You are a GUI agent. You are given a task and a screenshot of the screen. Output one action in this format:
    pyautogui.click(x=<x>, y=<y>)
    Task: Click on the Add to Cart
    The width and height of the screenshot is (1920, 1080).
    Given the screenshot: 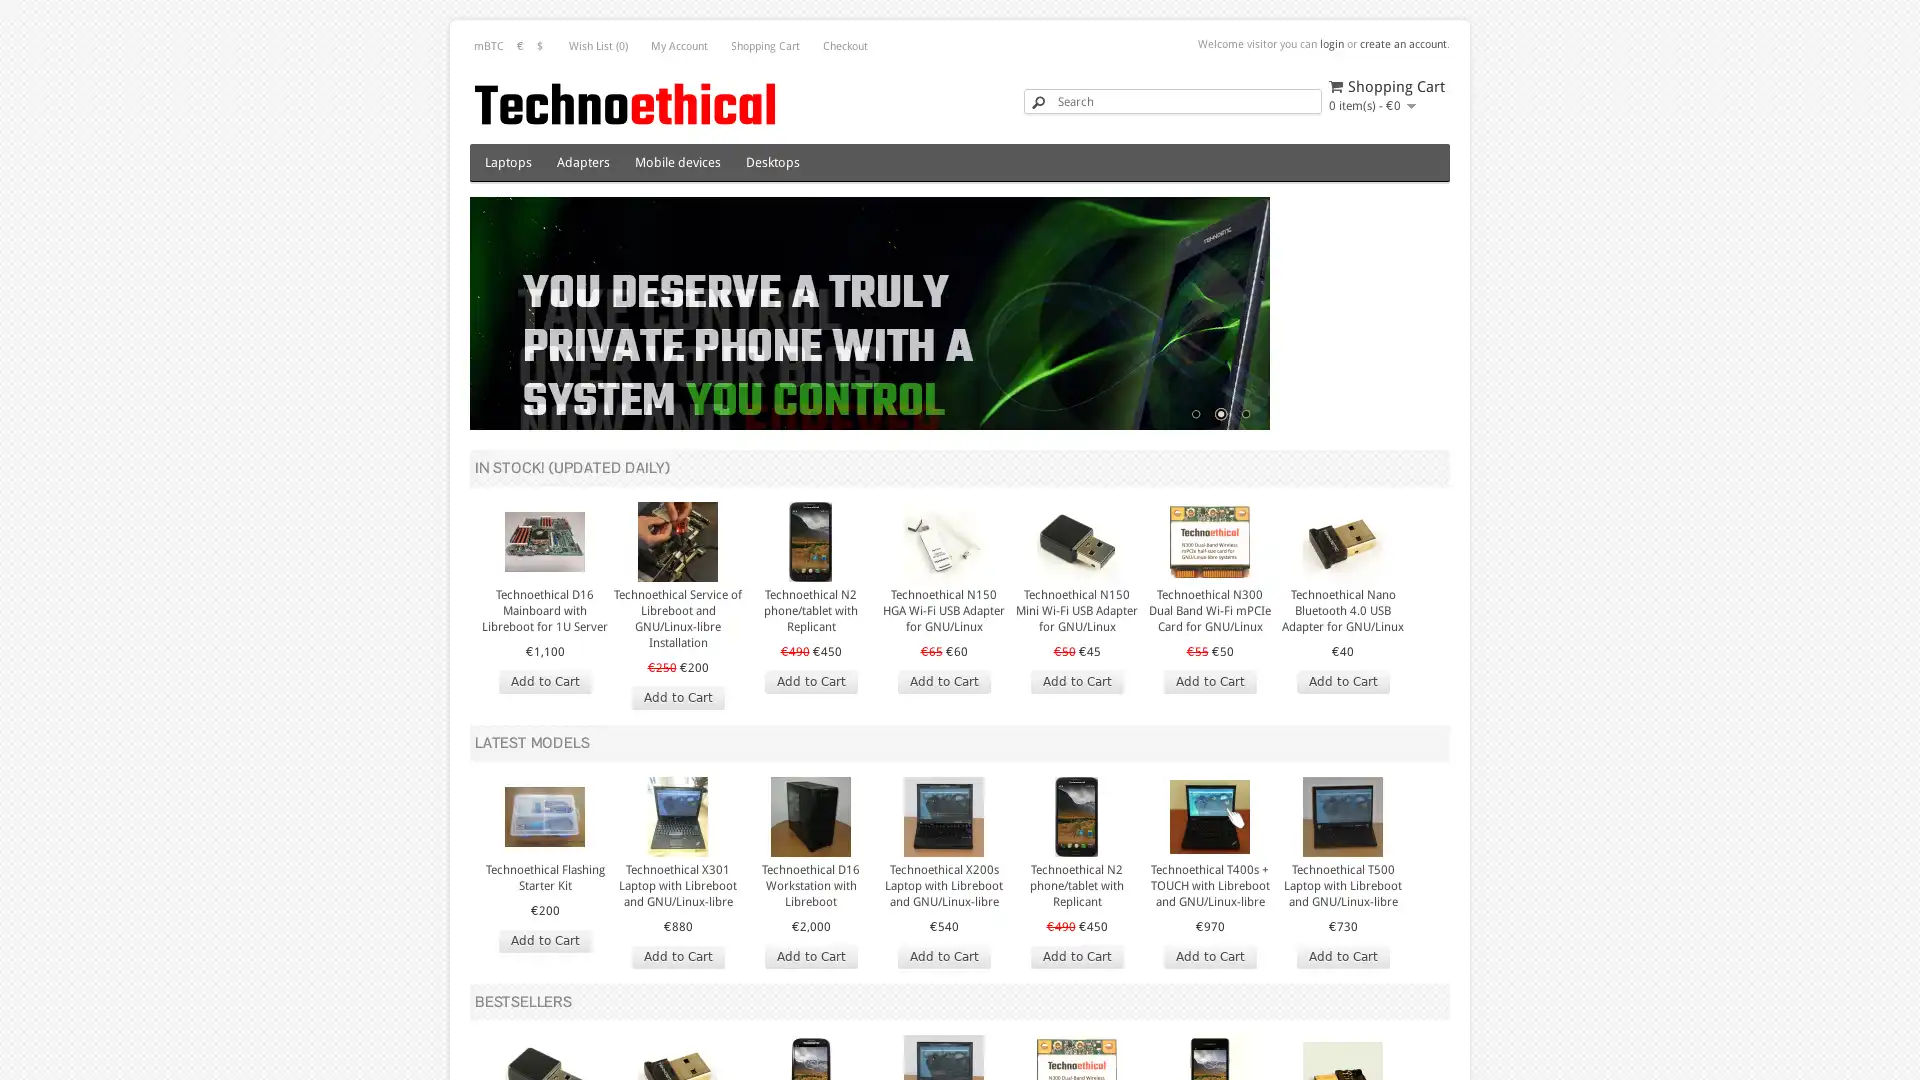 What is the action you would take?
    pyautogui.click(x=1342, y=748)
    